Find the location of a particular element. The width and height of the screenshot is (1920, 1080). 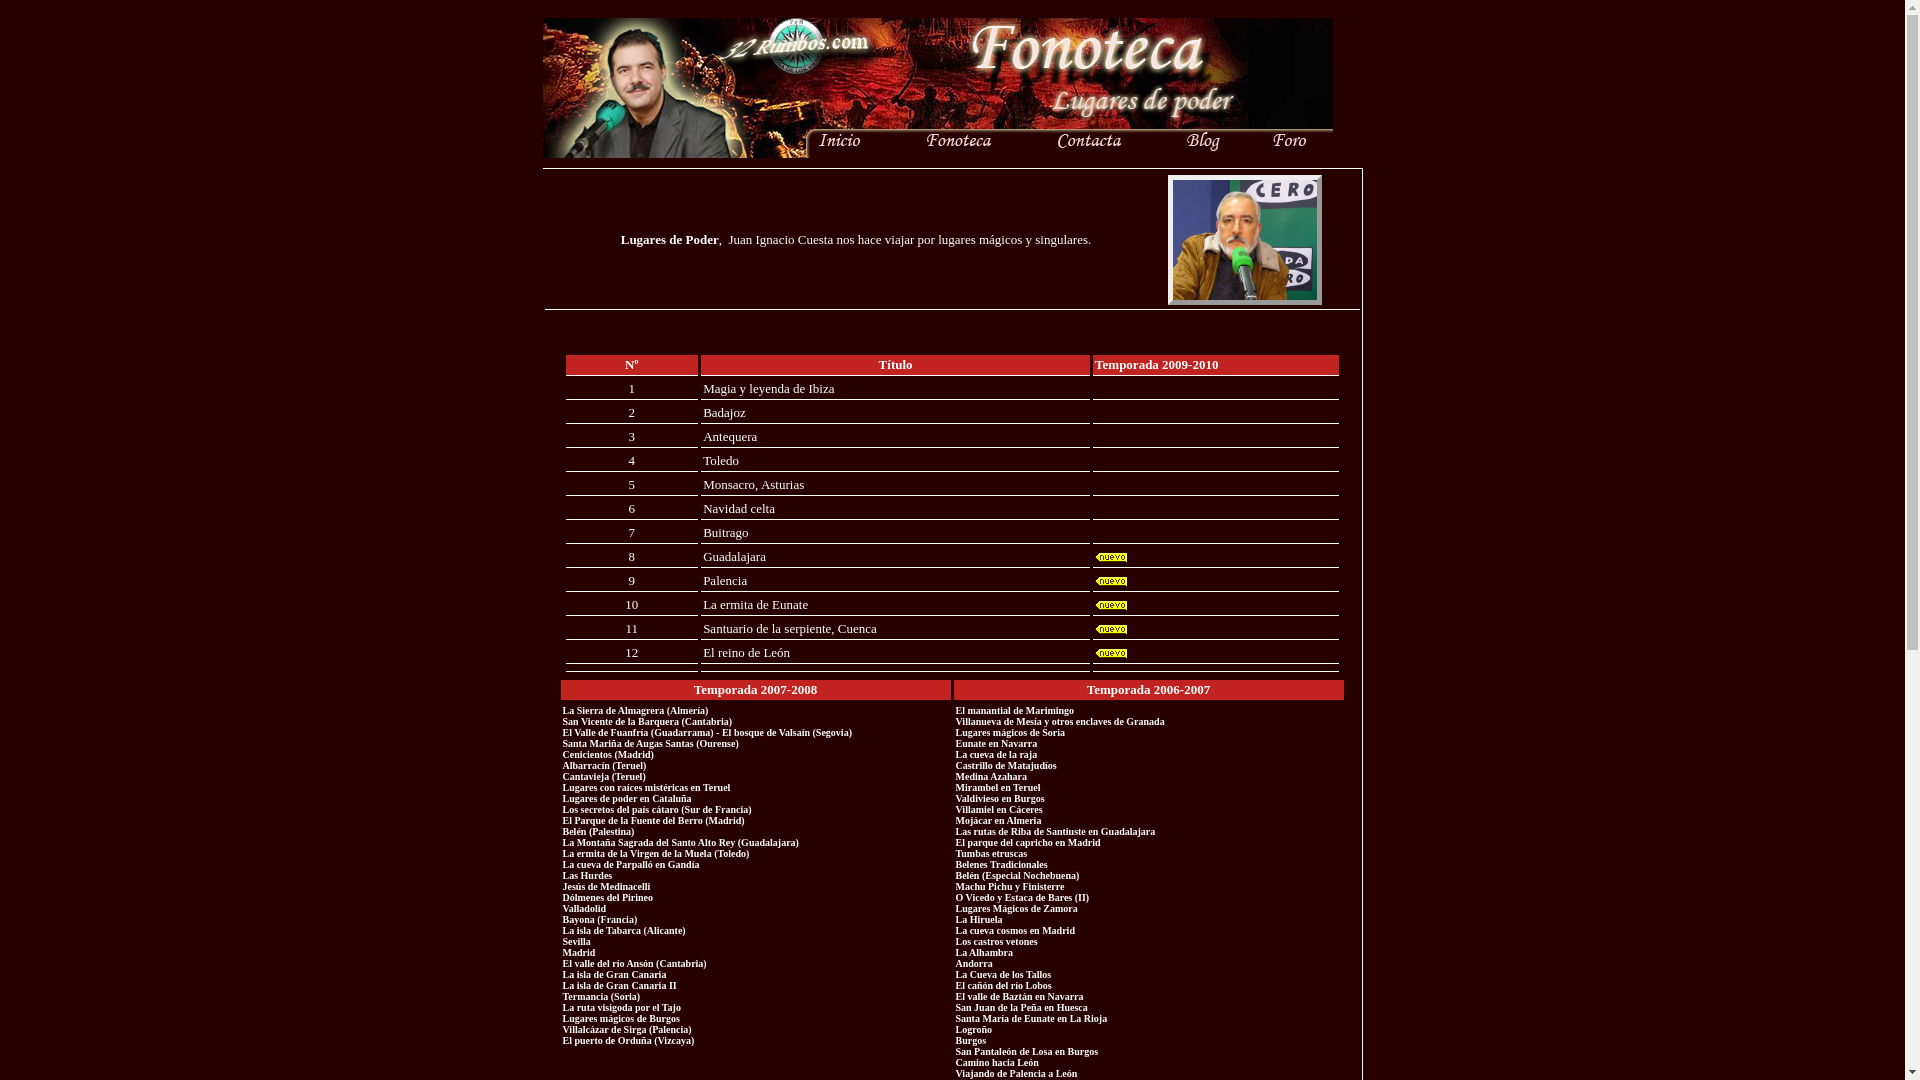

'Valdivieso en Burgos  ' is located at coordinates (1003, 797).